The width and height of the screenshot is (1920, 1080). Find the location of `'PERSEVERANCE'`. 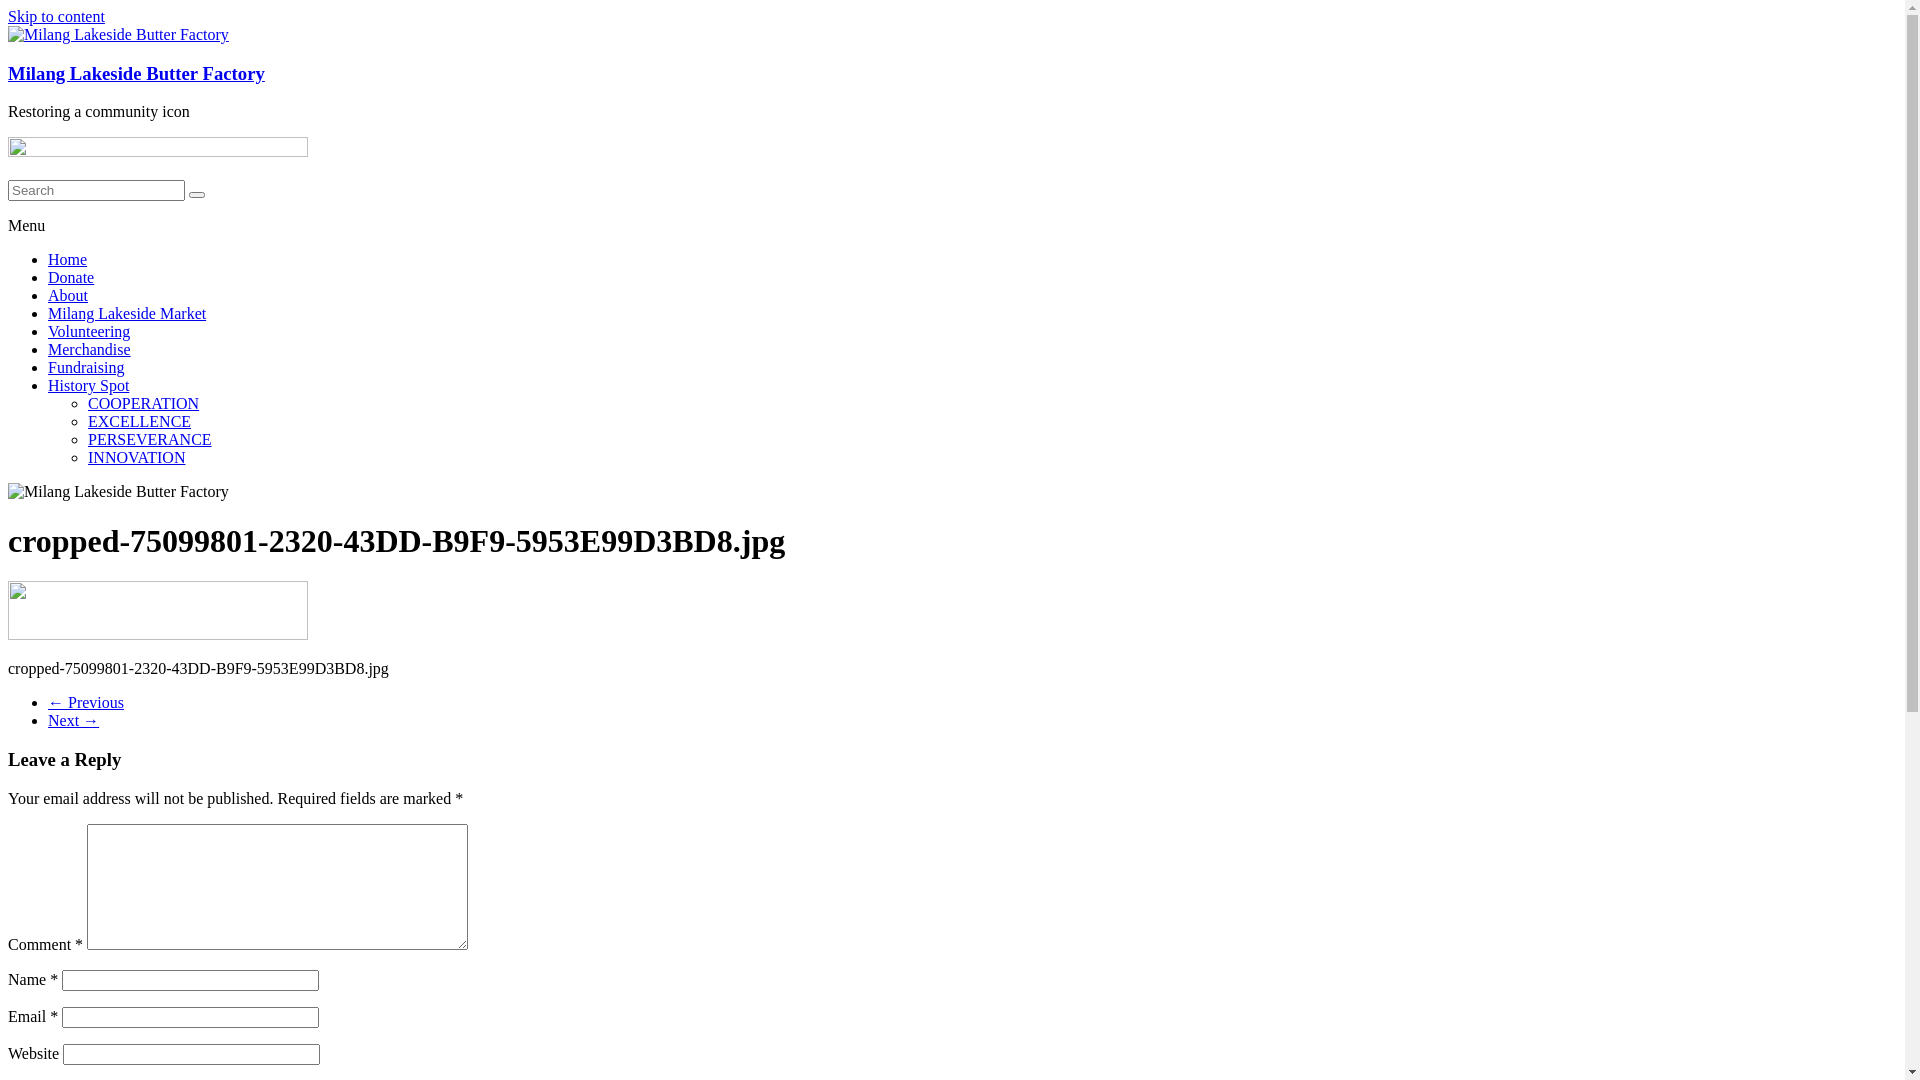

'PERSEVERANCE' is located at coordinates (148, 438).